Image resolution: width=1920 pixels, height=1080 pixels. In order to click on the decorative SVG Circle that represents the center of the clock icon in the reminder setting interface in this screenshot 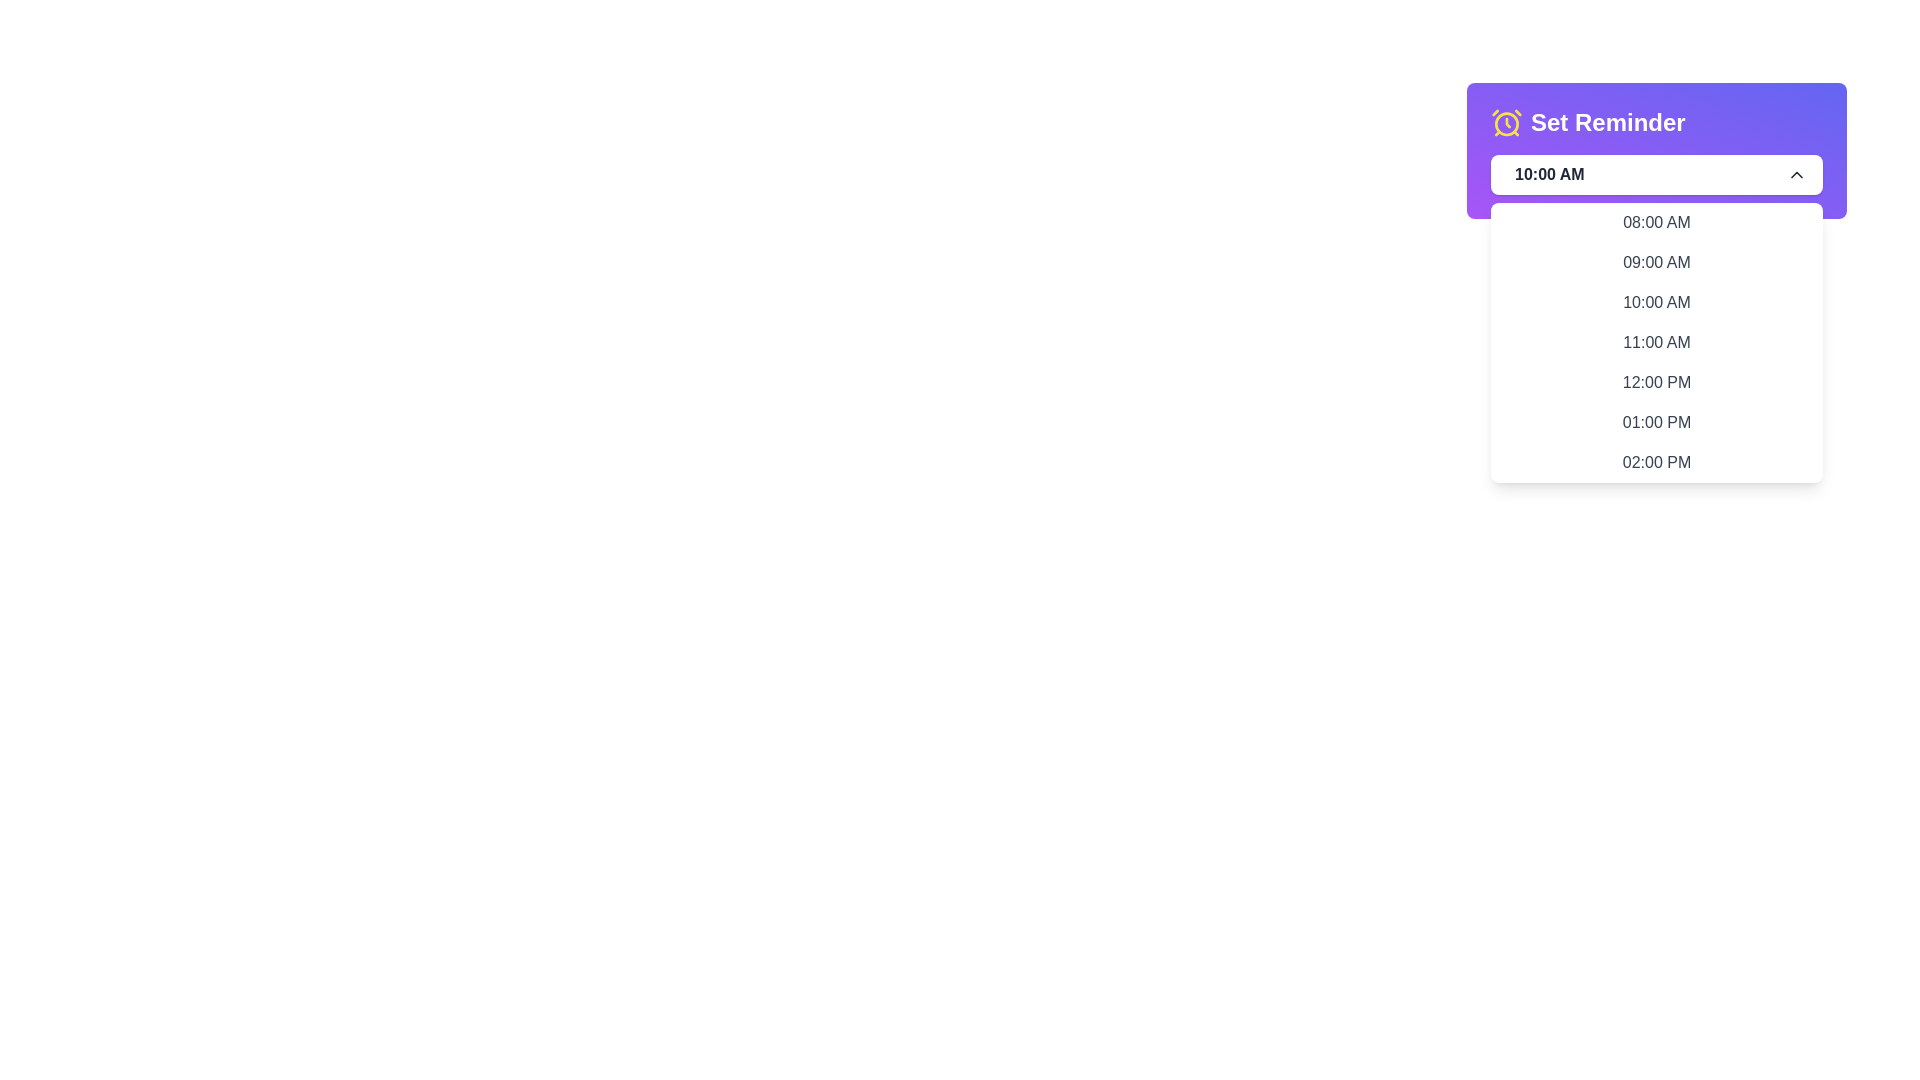, I will do `click(1507, 123)`.